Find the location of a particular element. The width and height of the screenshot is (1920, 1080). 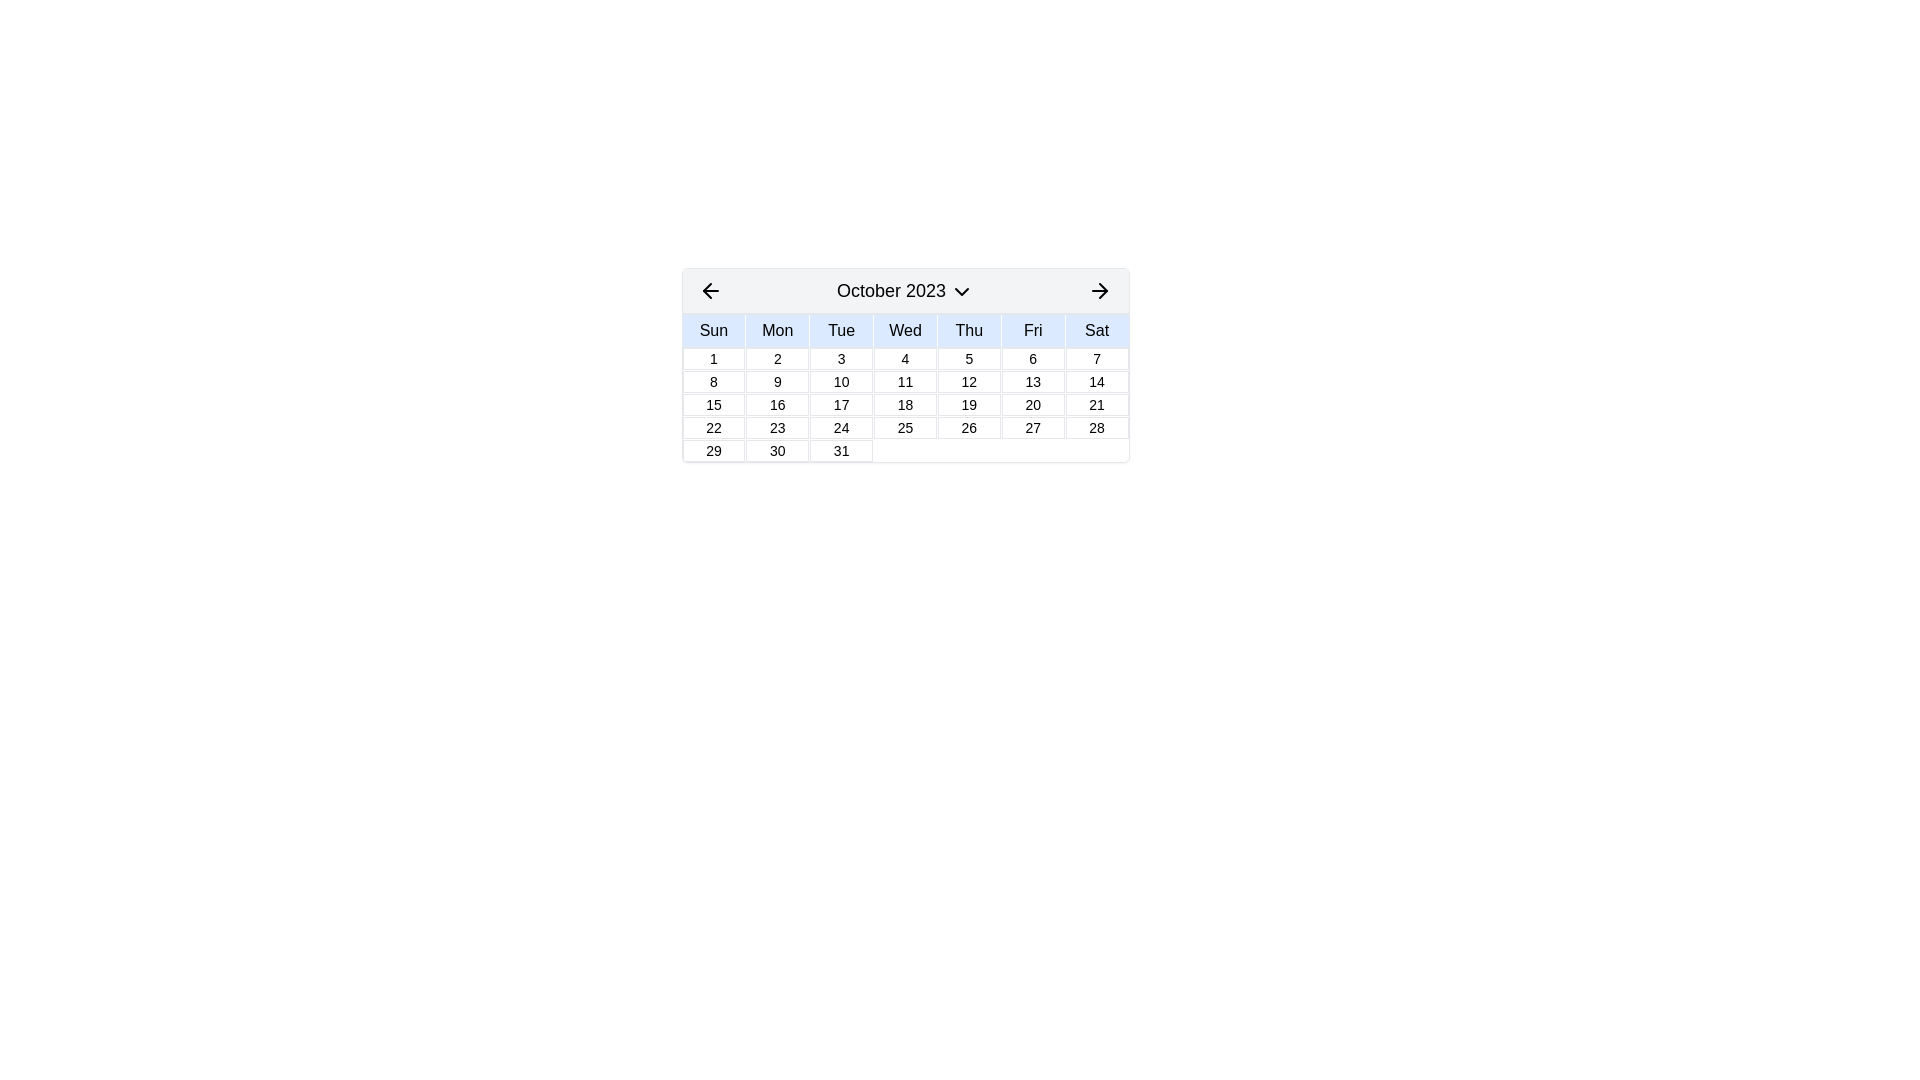

the calendar date cell representing the 24th of October 2023, located in the fourth row and third column under the 'Tue' header is located at coordinates (841, 427).